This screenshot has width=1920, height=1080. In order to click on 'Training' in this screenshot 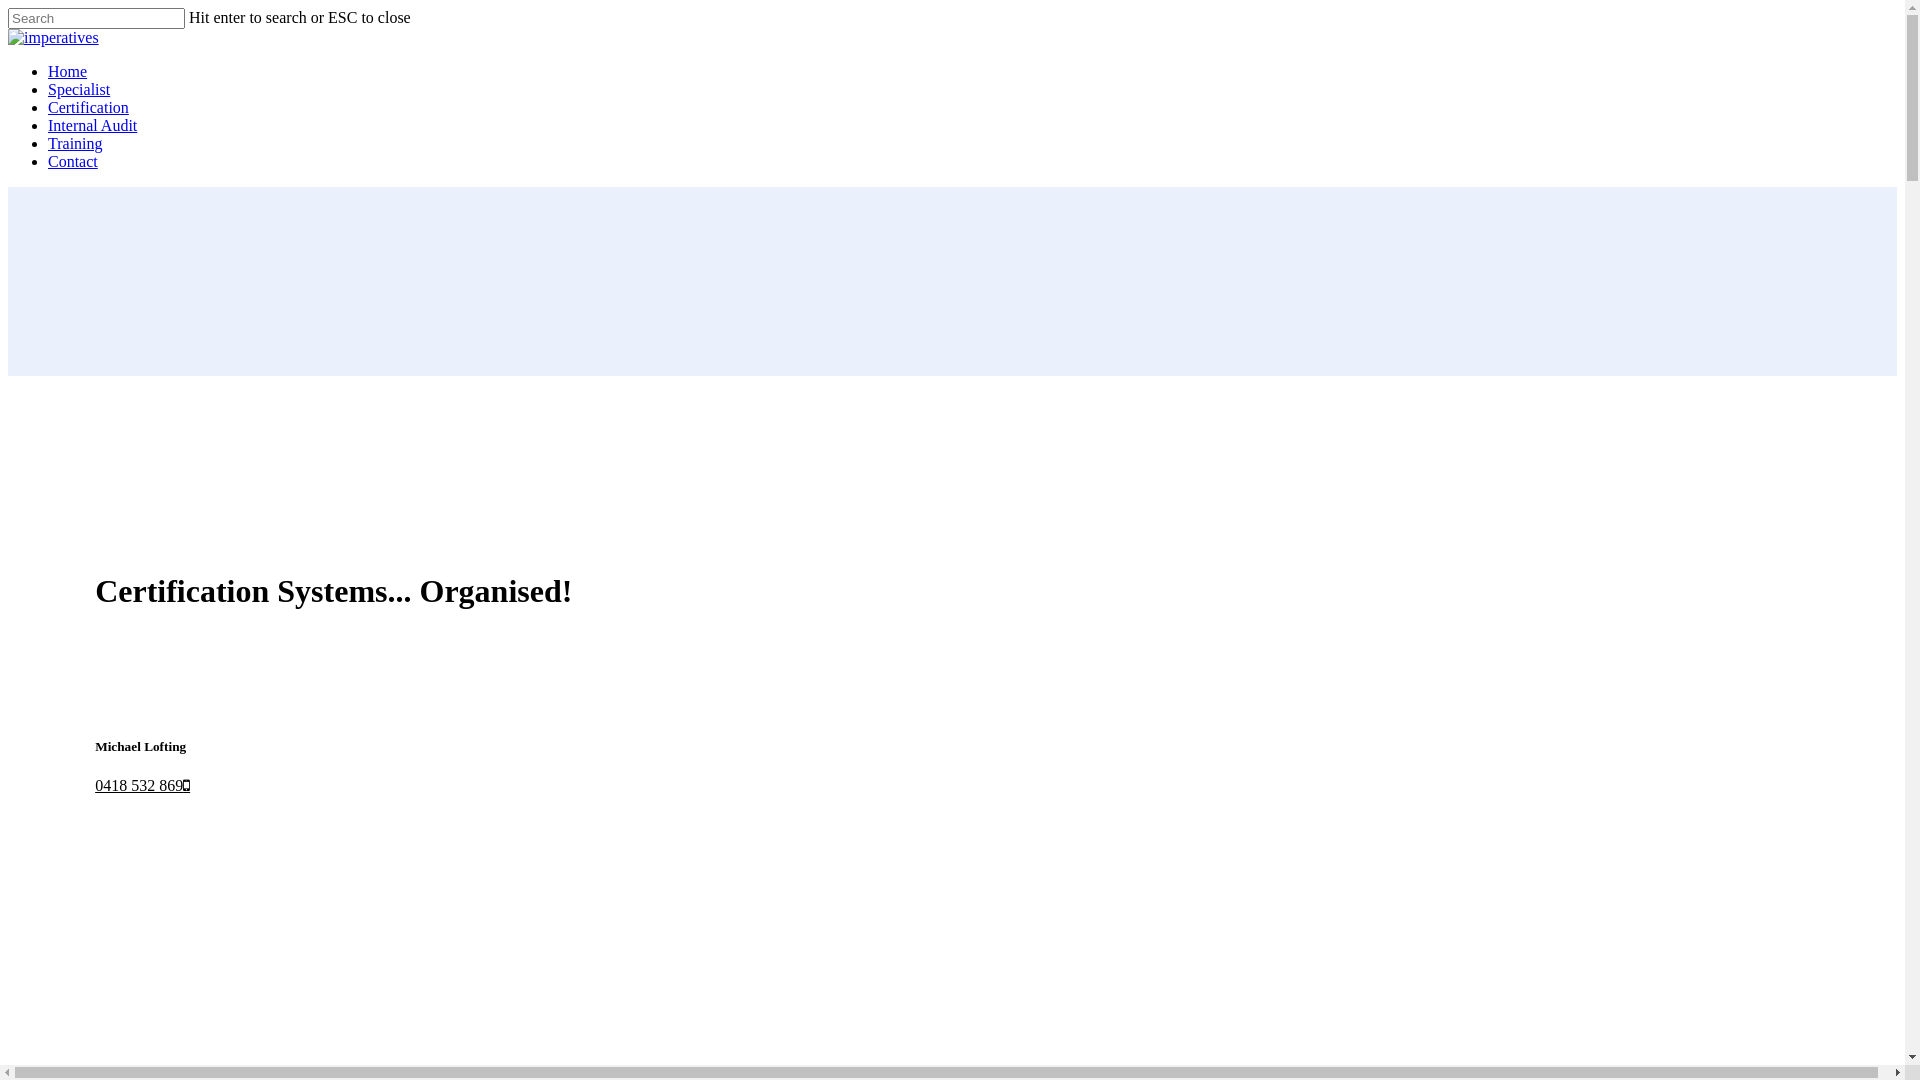, I will do `click(75, 142)`.